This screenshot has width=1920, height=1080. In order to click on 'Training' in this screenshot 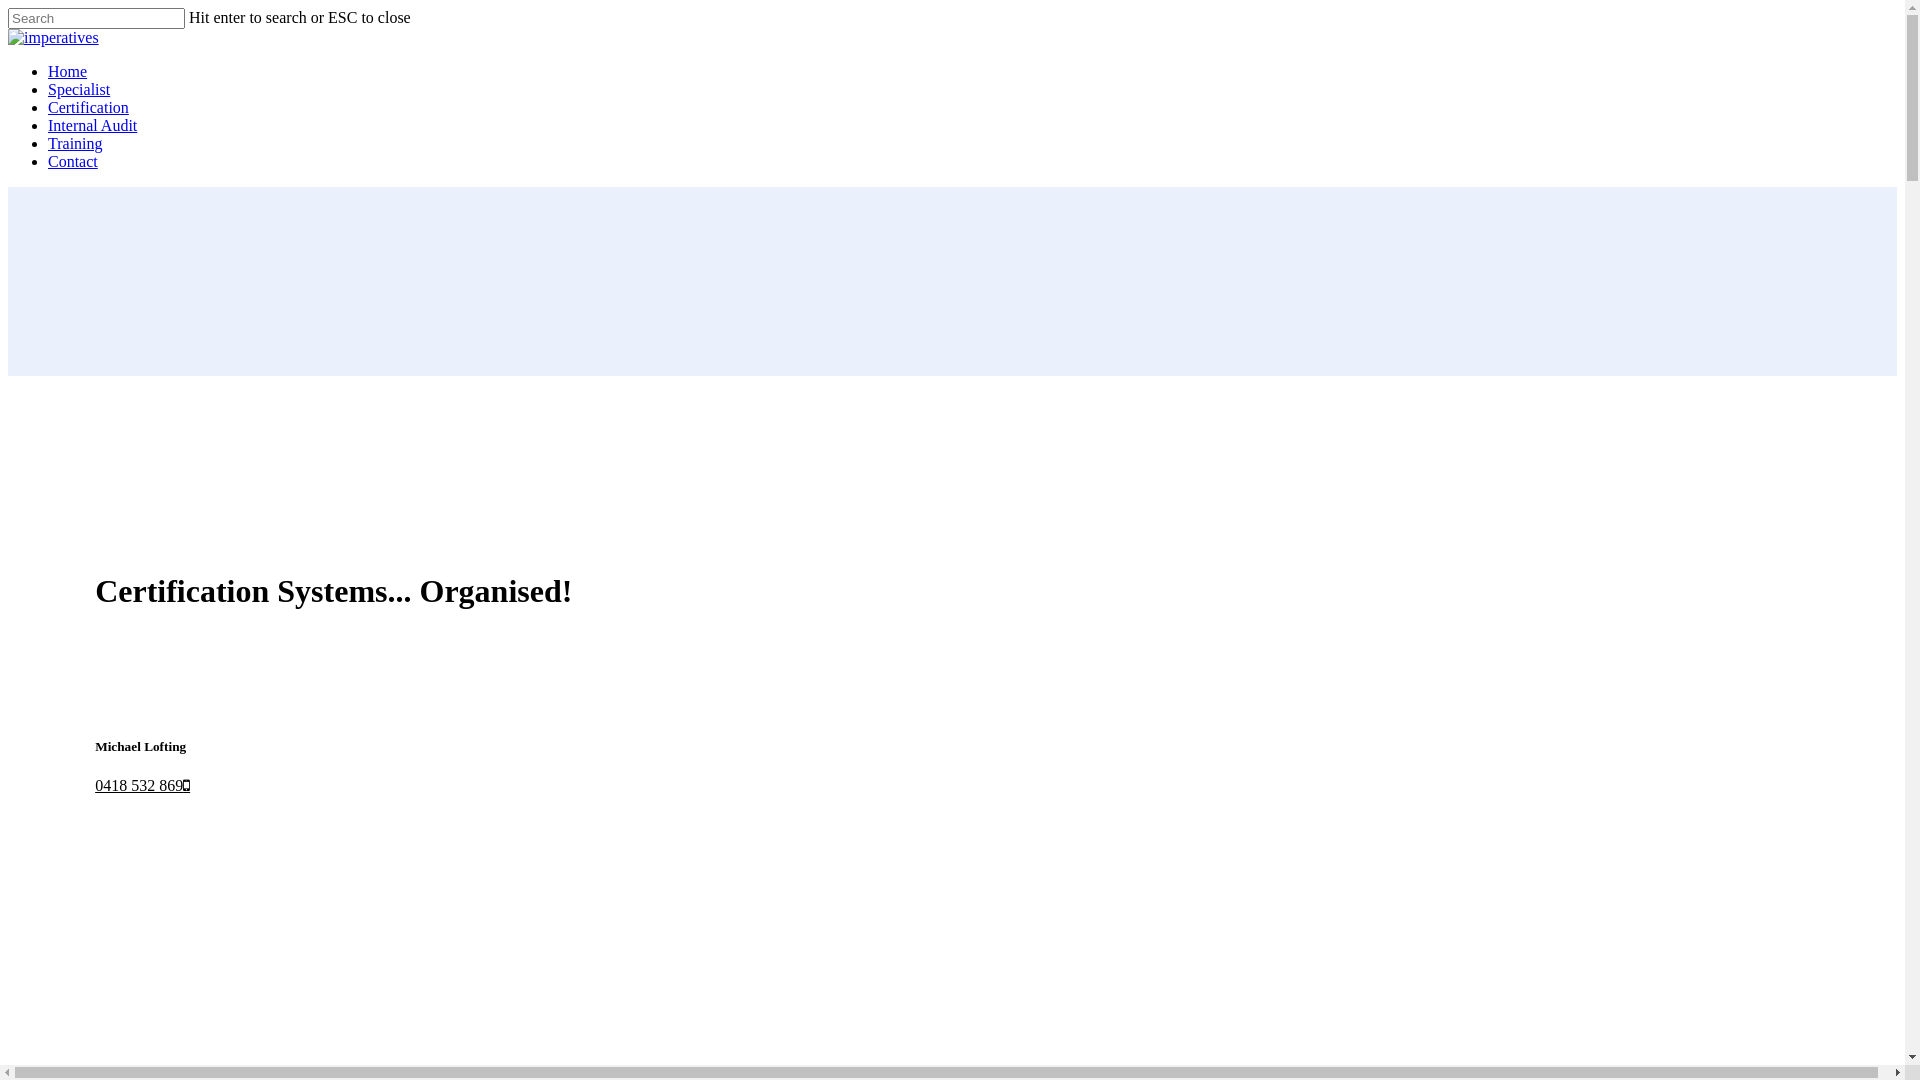, I will do `click(75, 142)`.